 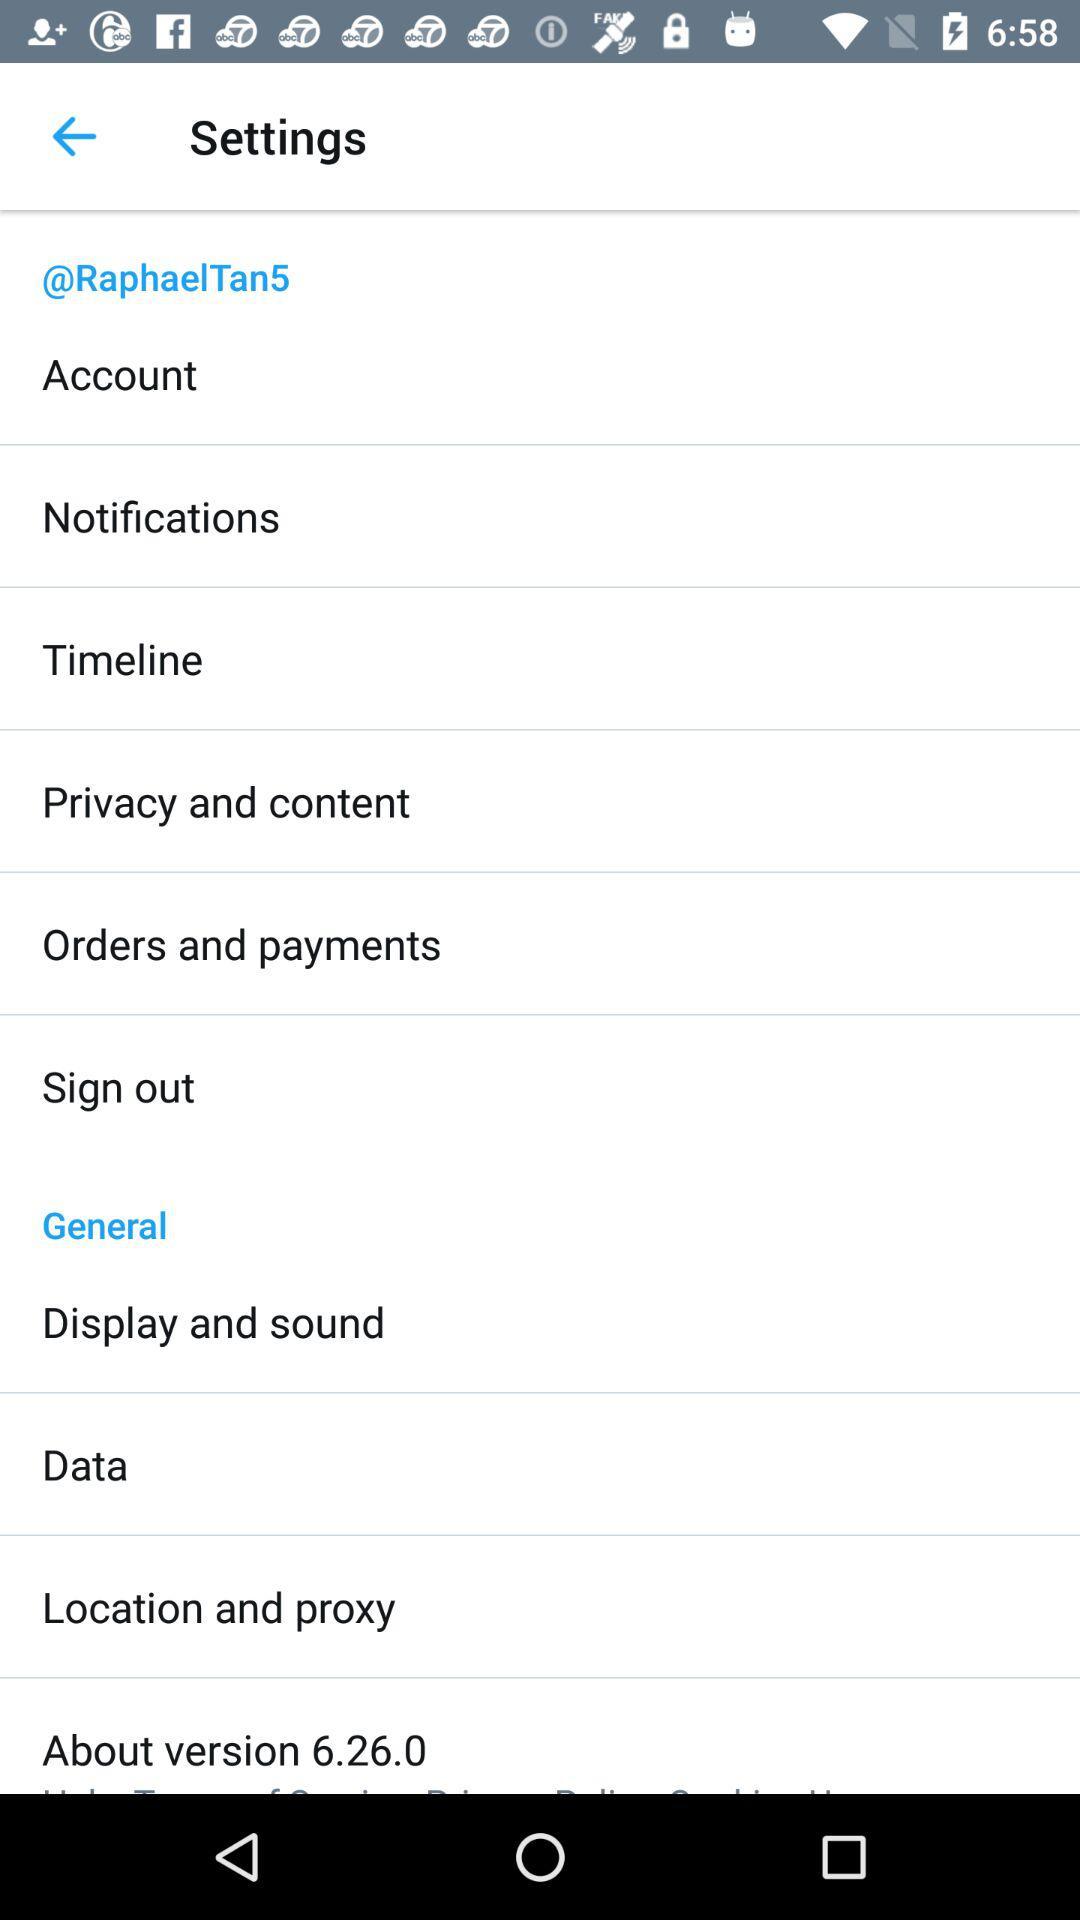 I want to click on the account icon, so click(x=119, y=373).